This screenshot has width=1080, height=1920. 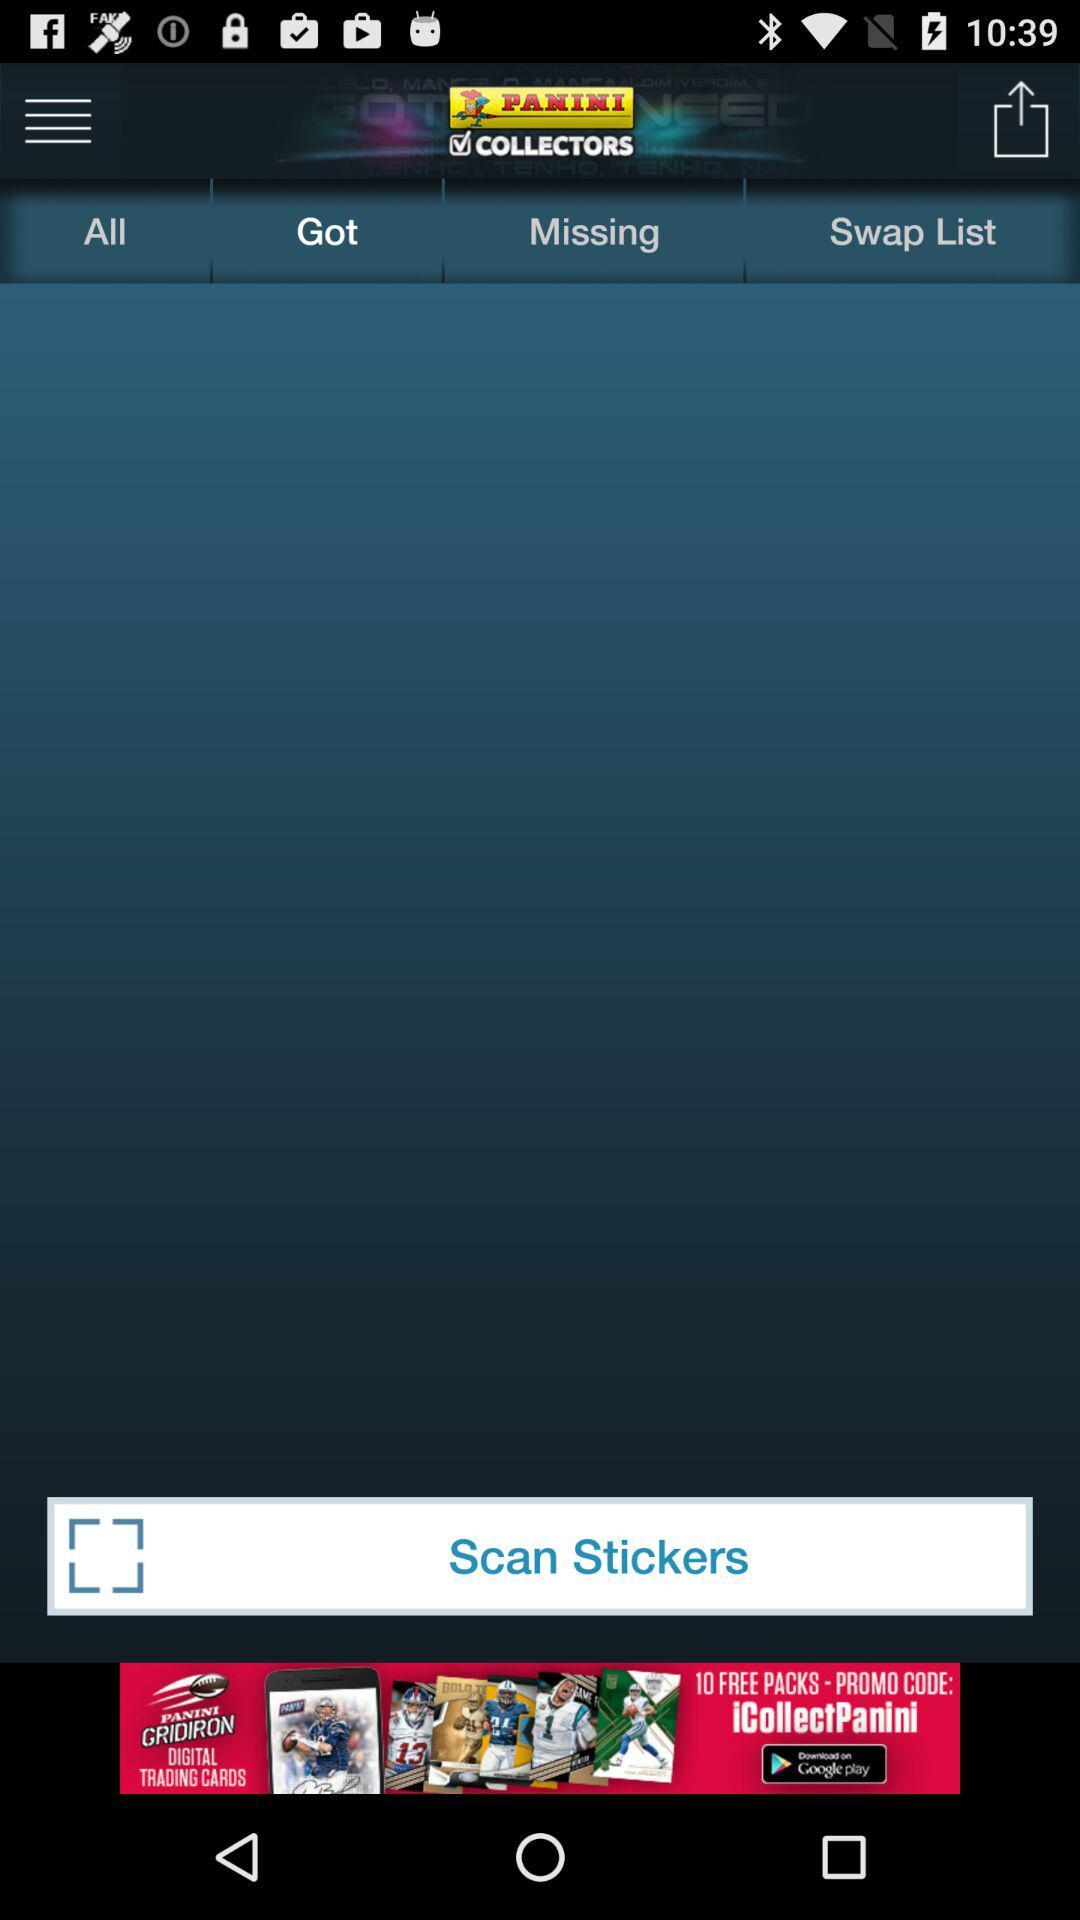 I want to click on the launch icon, so click(x=1021, y=127).